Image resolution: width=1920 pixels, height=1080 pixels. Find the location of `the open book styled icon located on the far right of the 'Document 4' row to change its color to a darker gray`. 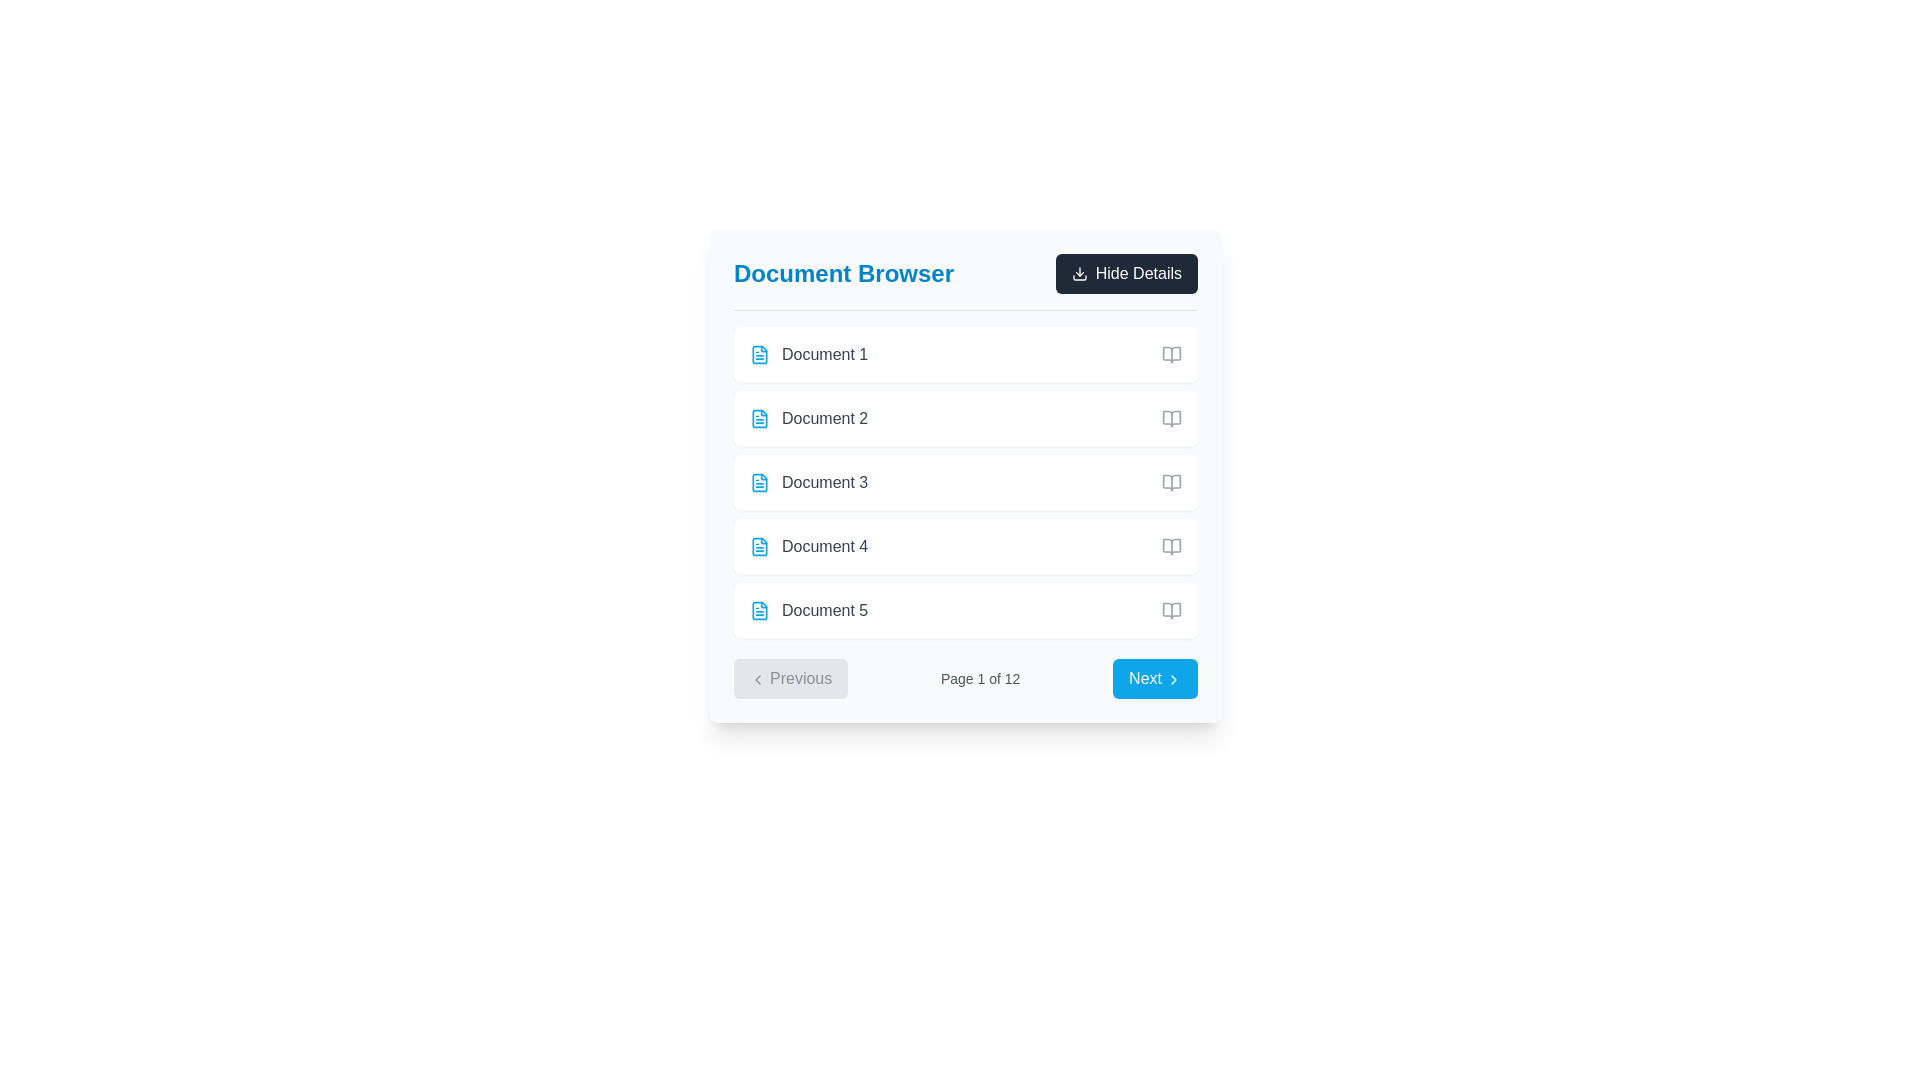

the open book styled icon located on the far right of the 'Document 4' row to change its color to a darker gray is located at coordinates (1171, 547).